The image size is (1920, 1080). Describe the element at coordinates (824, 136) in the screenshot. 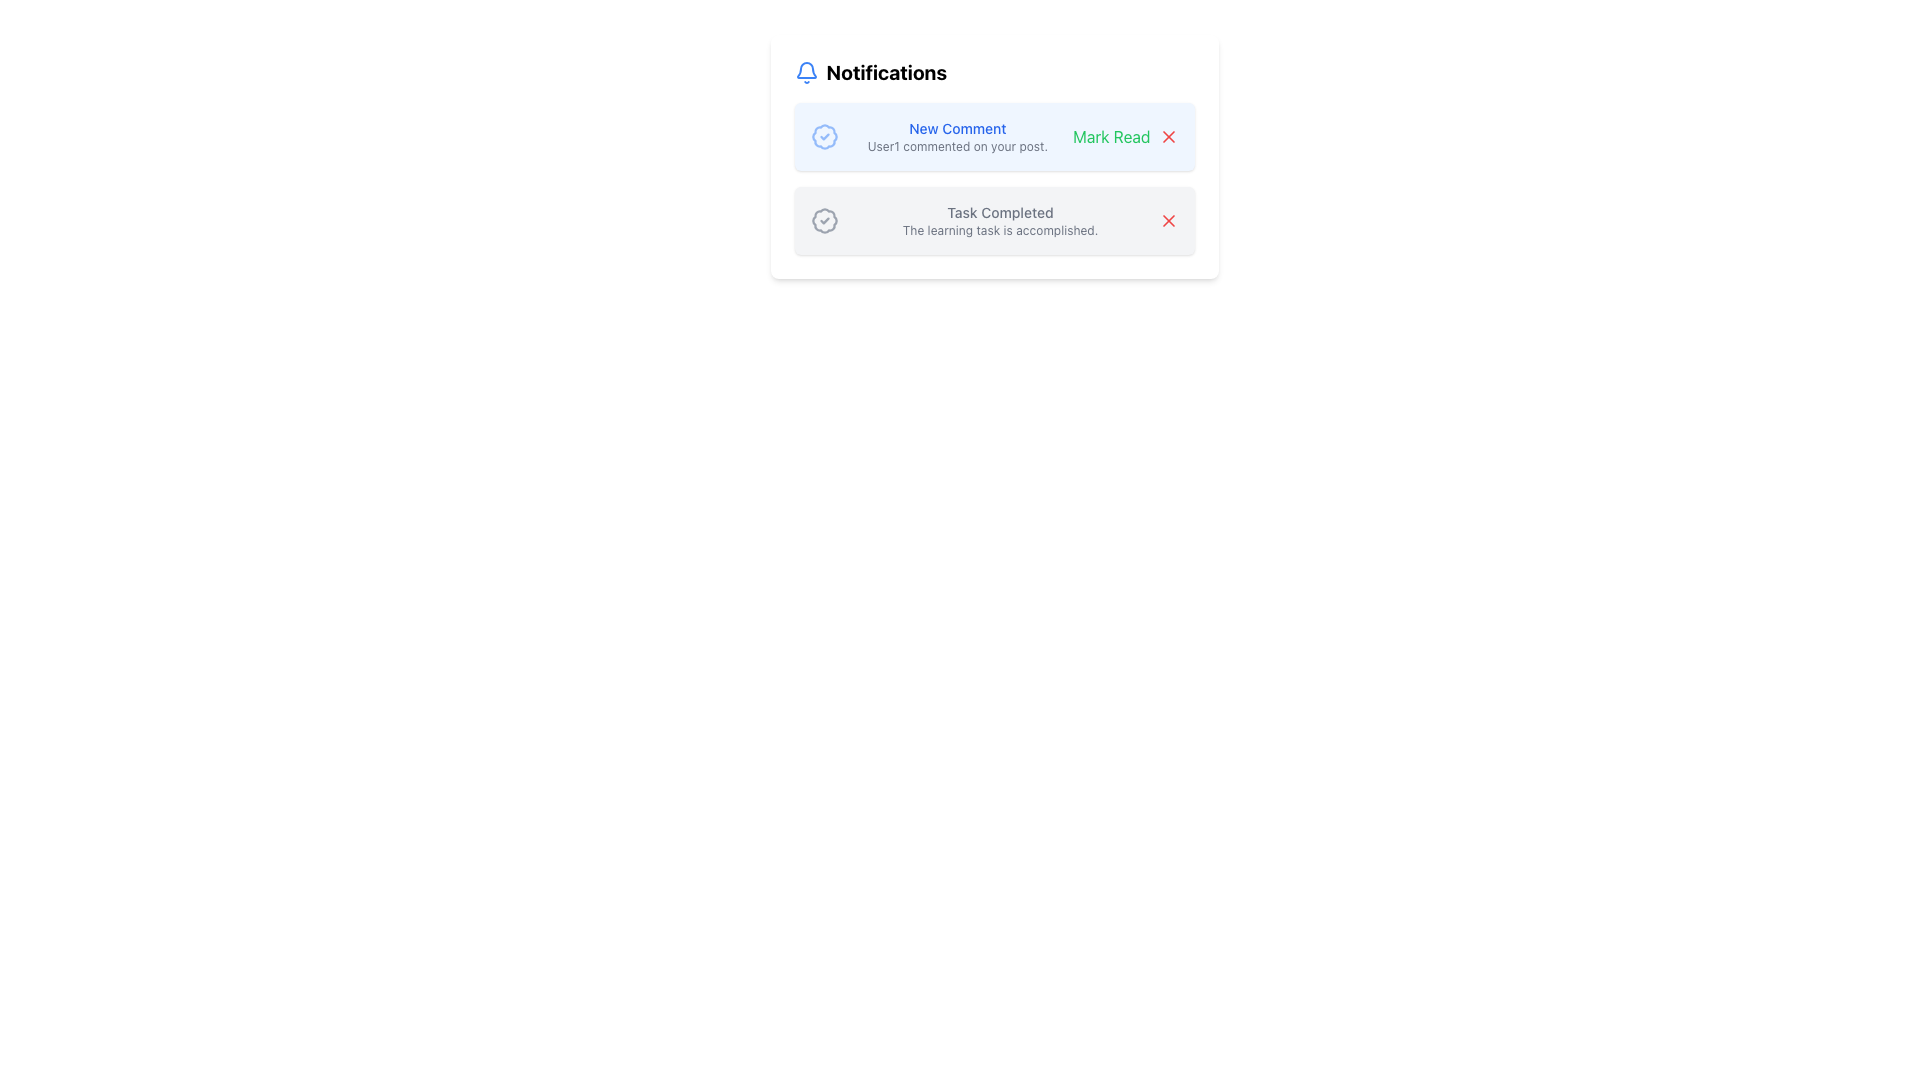

I see `the decorative indicator icon that conveys a confirmation status within the notification message area, located to the far left alongside the text 'New Comment'` at that location.